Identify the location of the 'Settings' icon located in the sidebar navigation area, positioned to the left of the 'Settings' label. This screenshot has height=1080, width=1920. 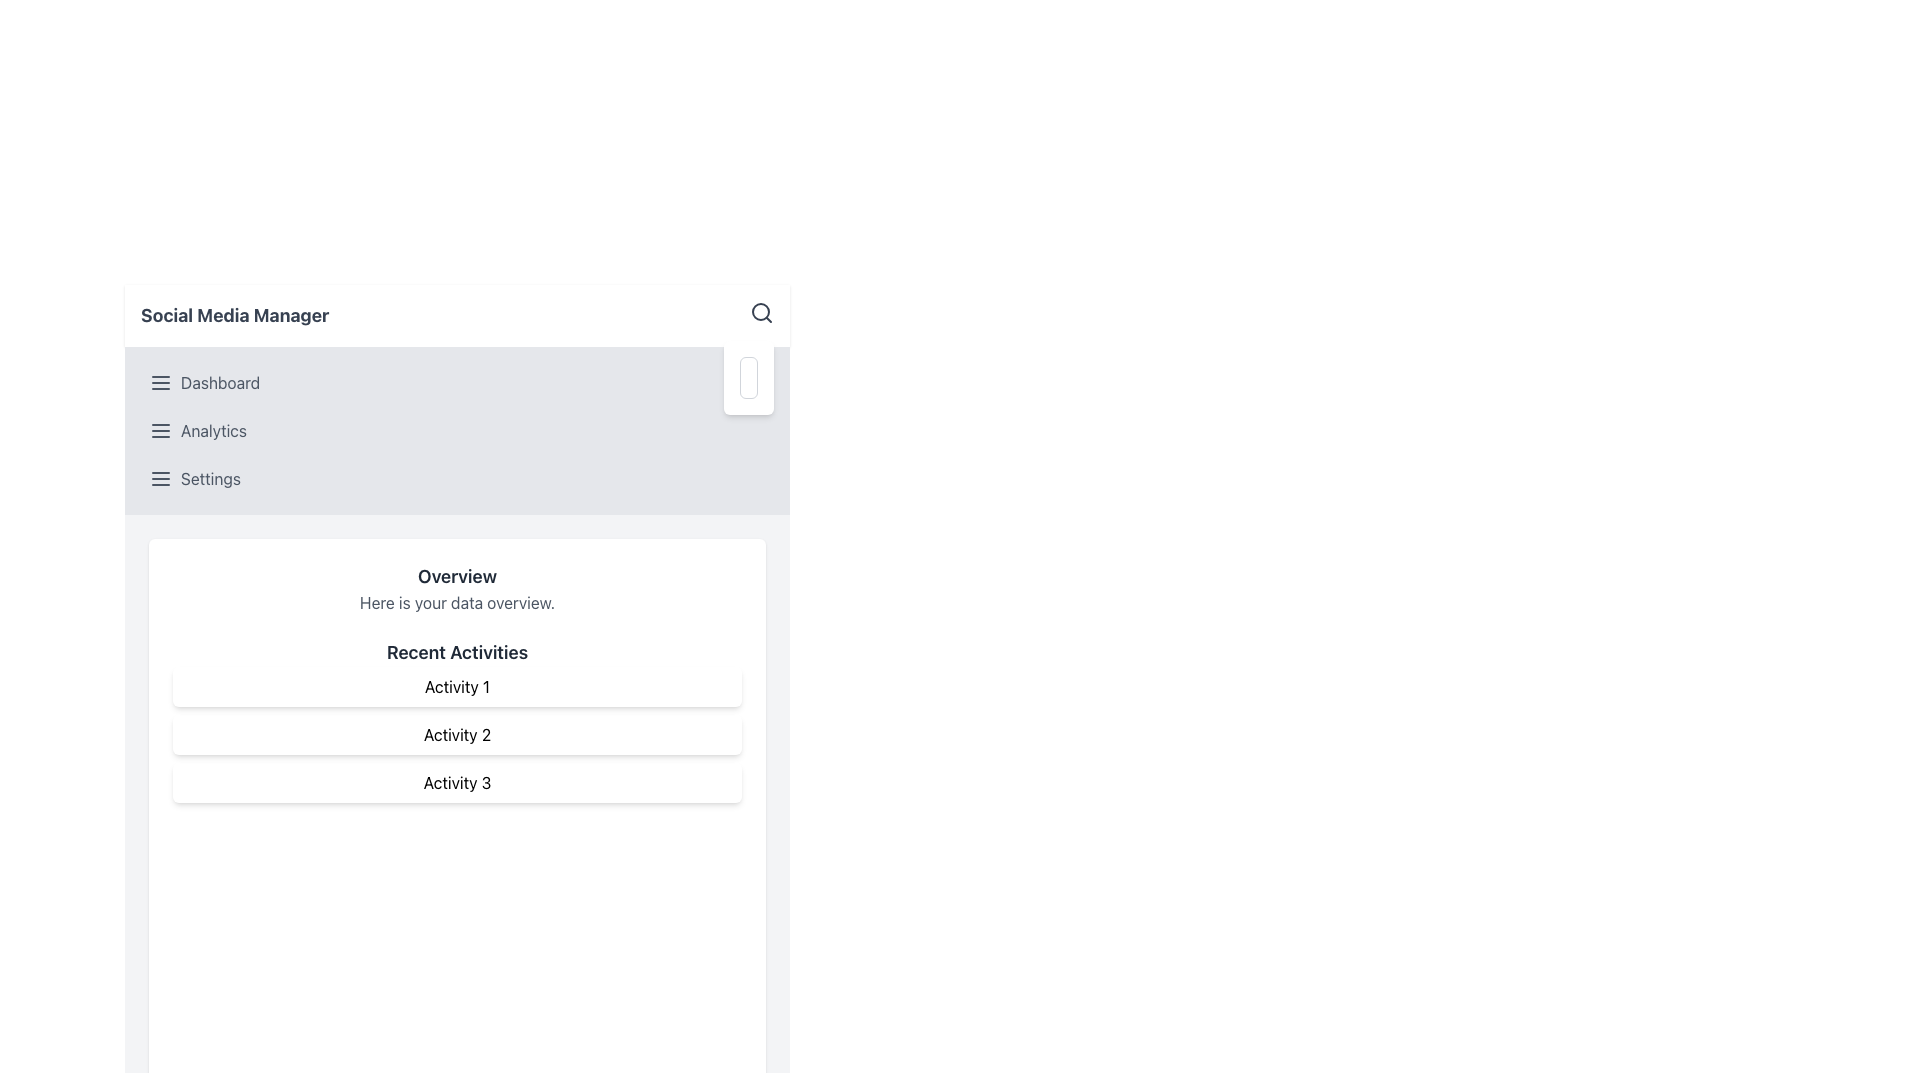
(161, 478).